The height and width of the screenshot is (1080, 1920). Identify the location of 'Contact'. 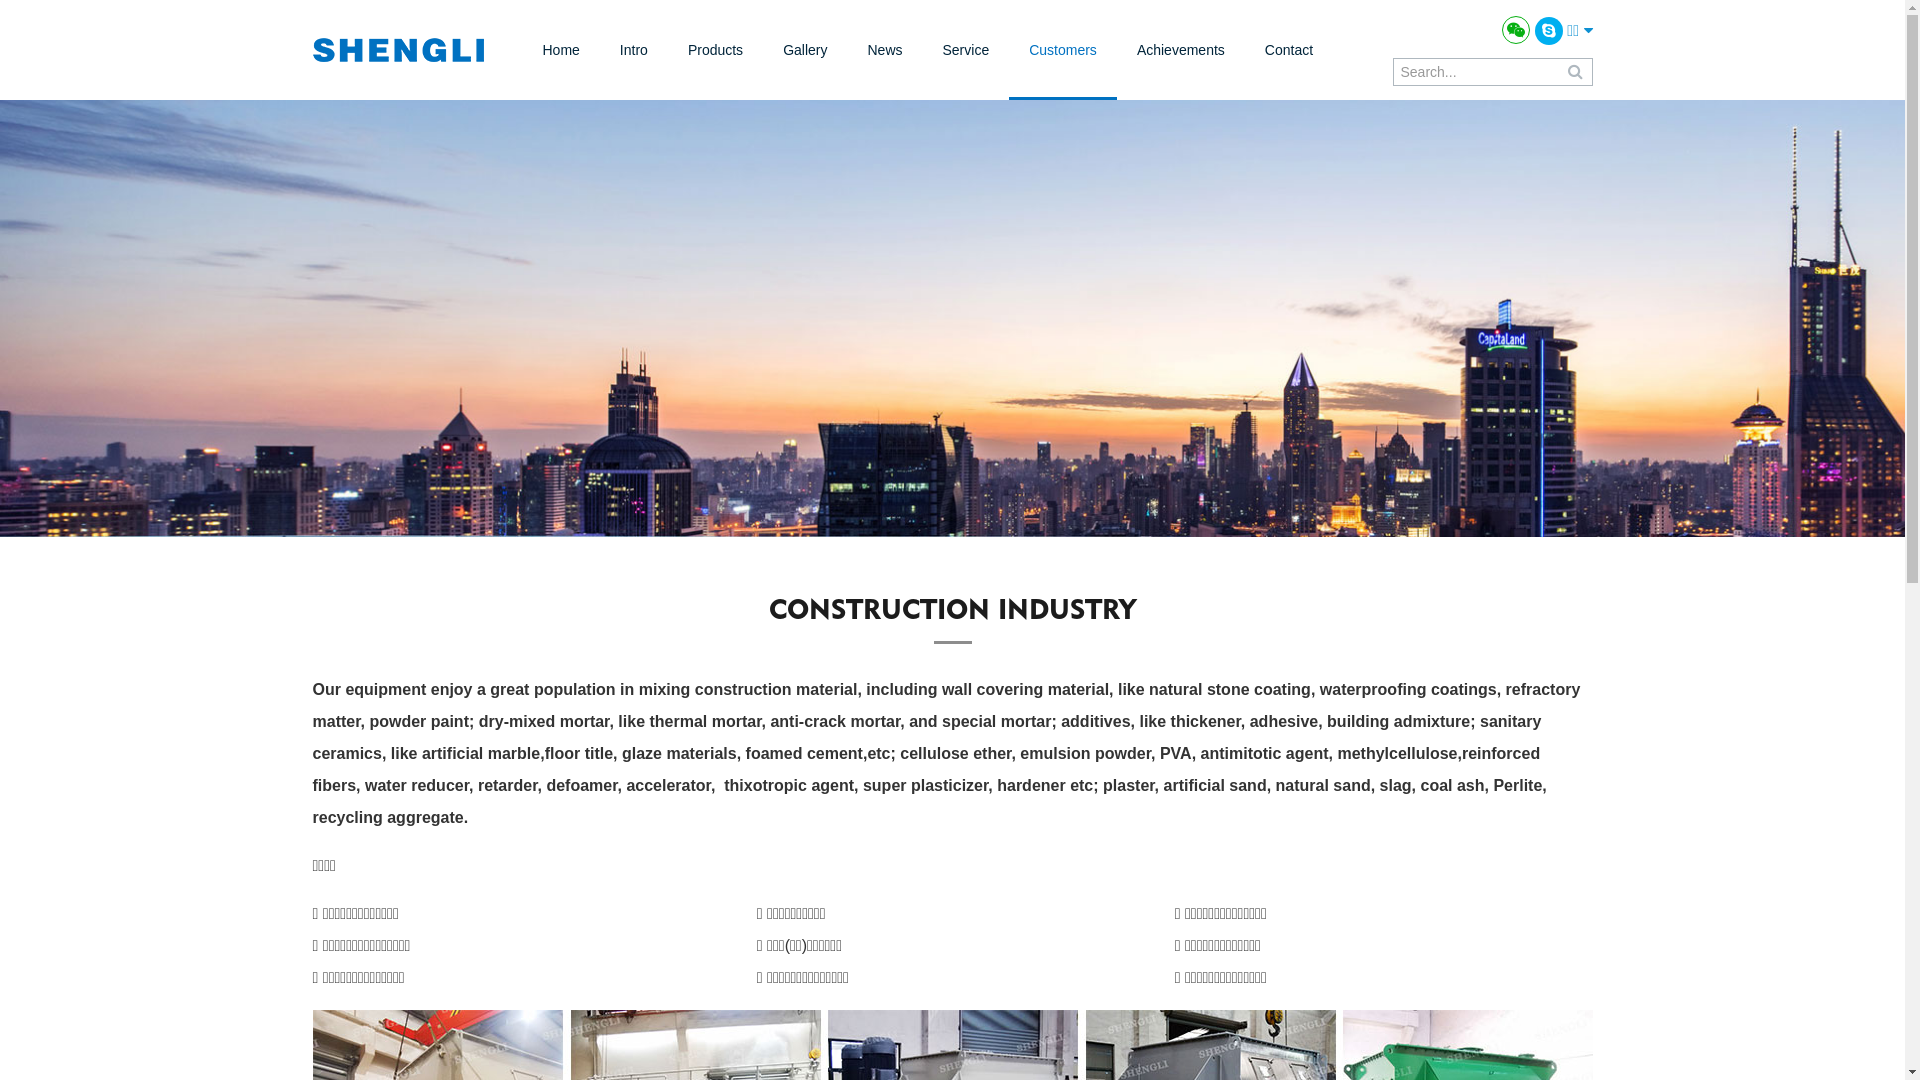
(1289, 49).